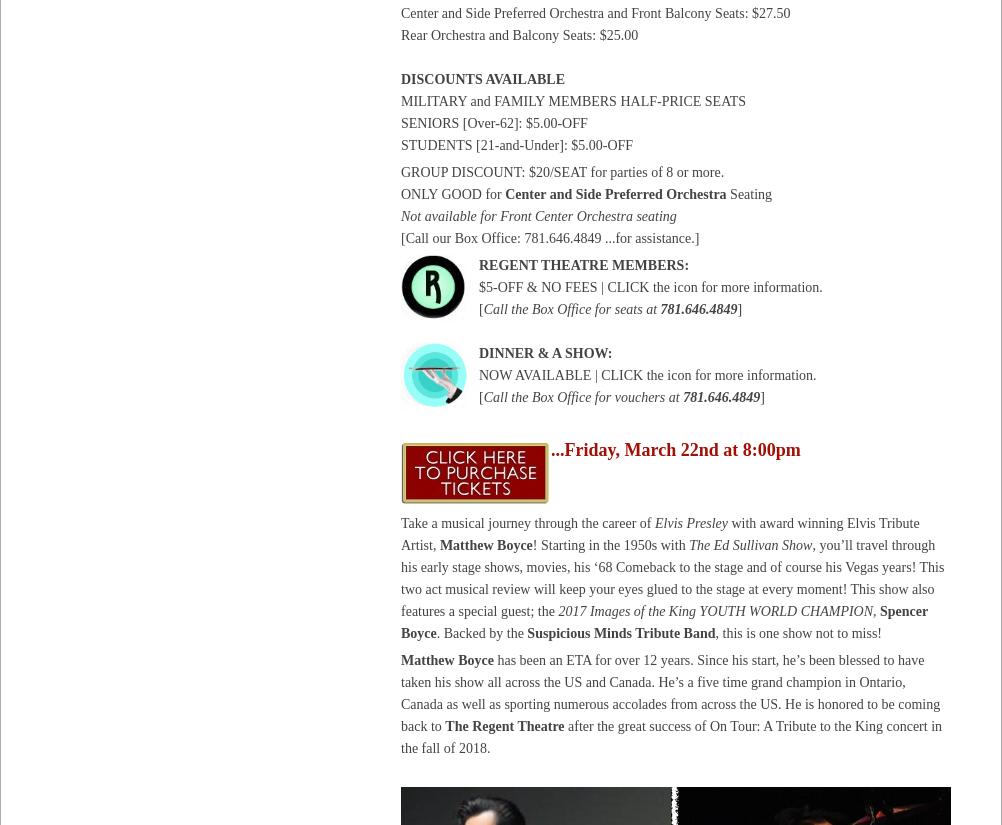 The width and height of the screenshot is (1002, 825). Describe the element at coordinates (538, 215) in the screenshot. I see `'Not available for Front Center Orchestra seating'` at that location.